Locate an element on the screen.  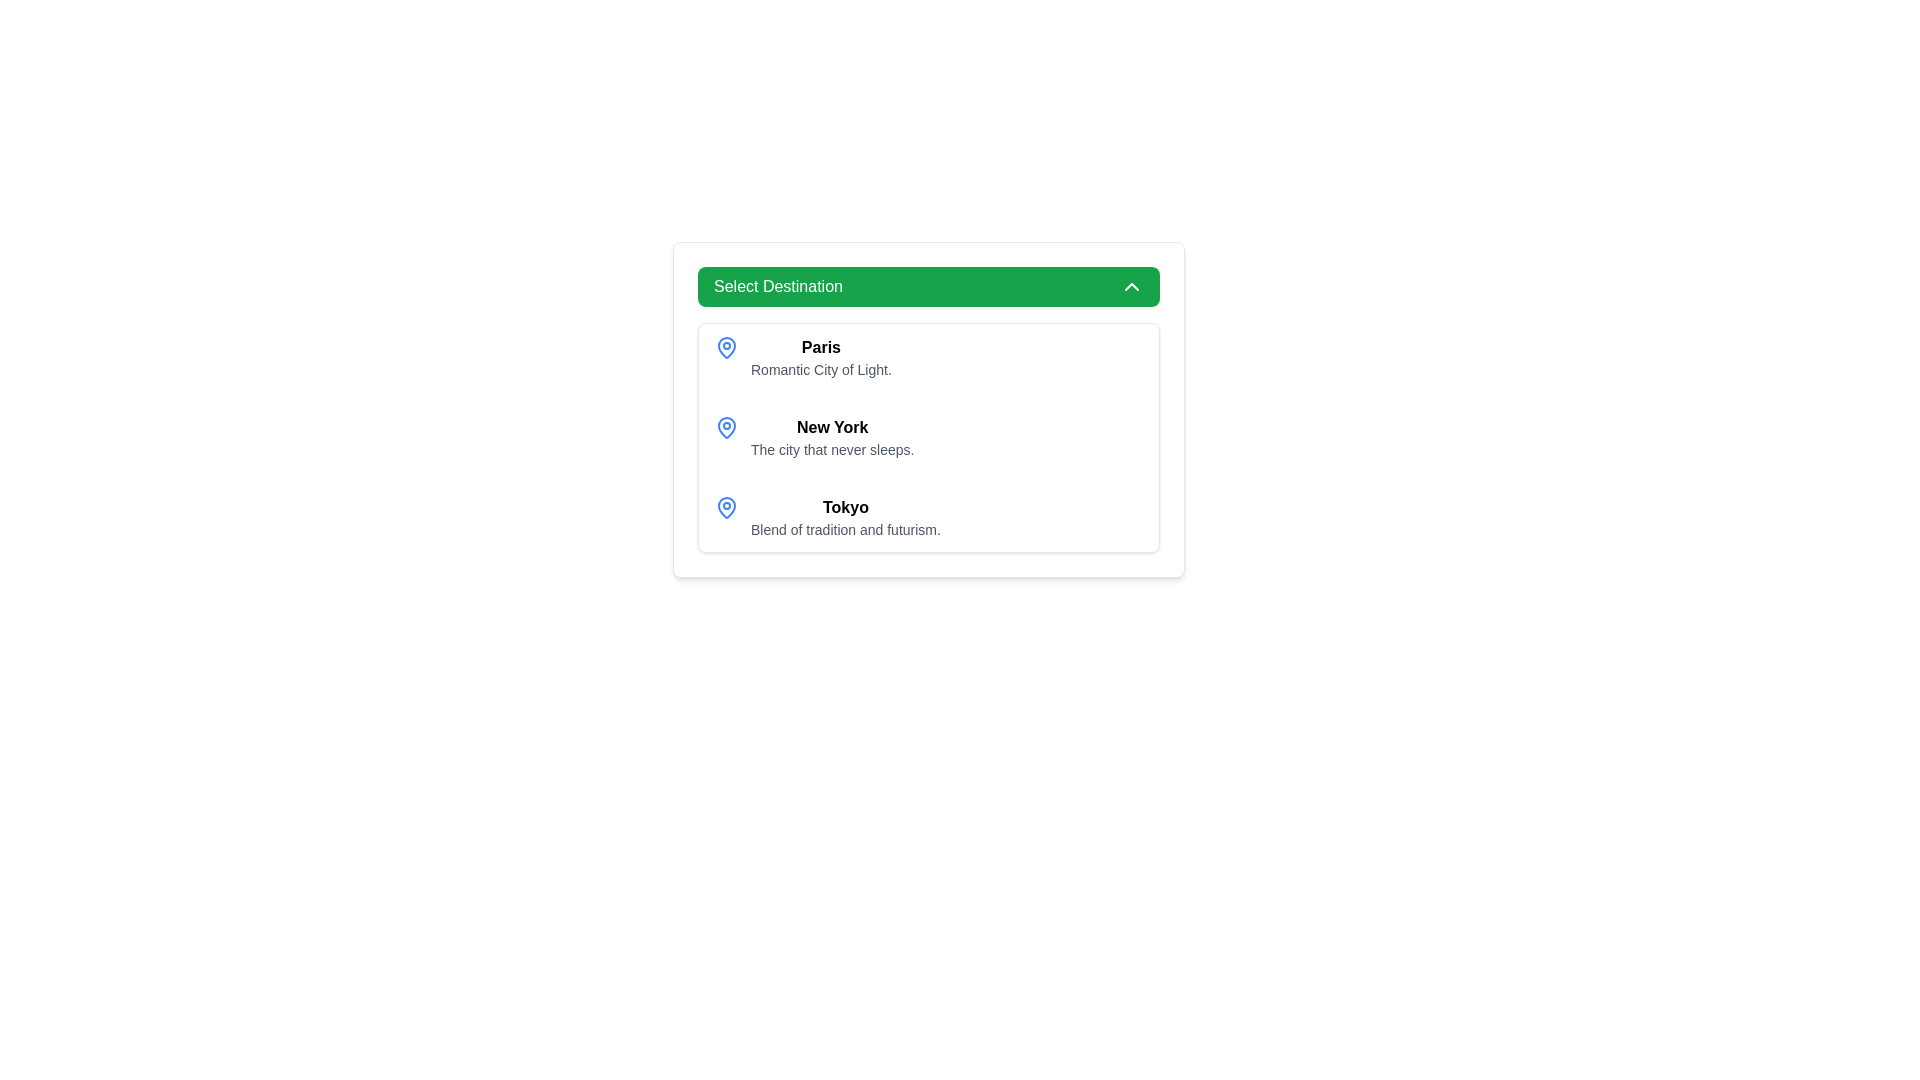
the location marker icon for the city 'New York' in the dropdown menu is located at coordinates (725, 427).